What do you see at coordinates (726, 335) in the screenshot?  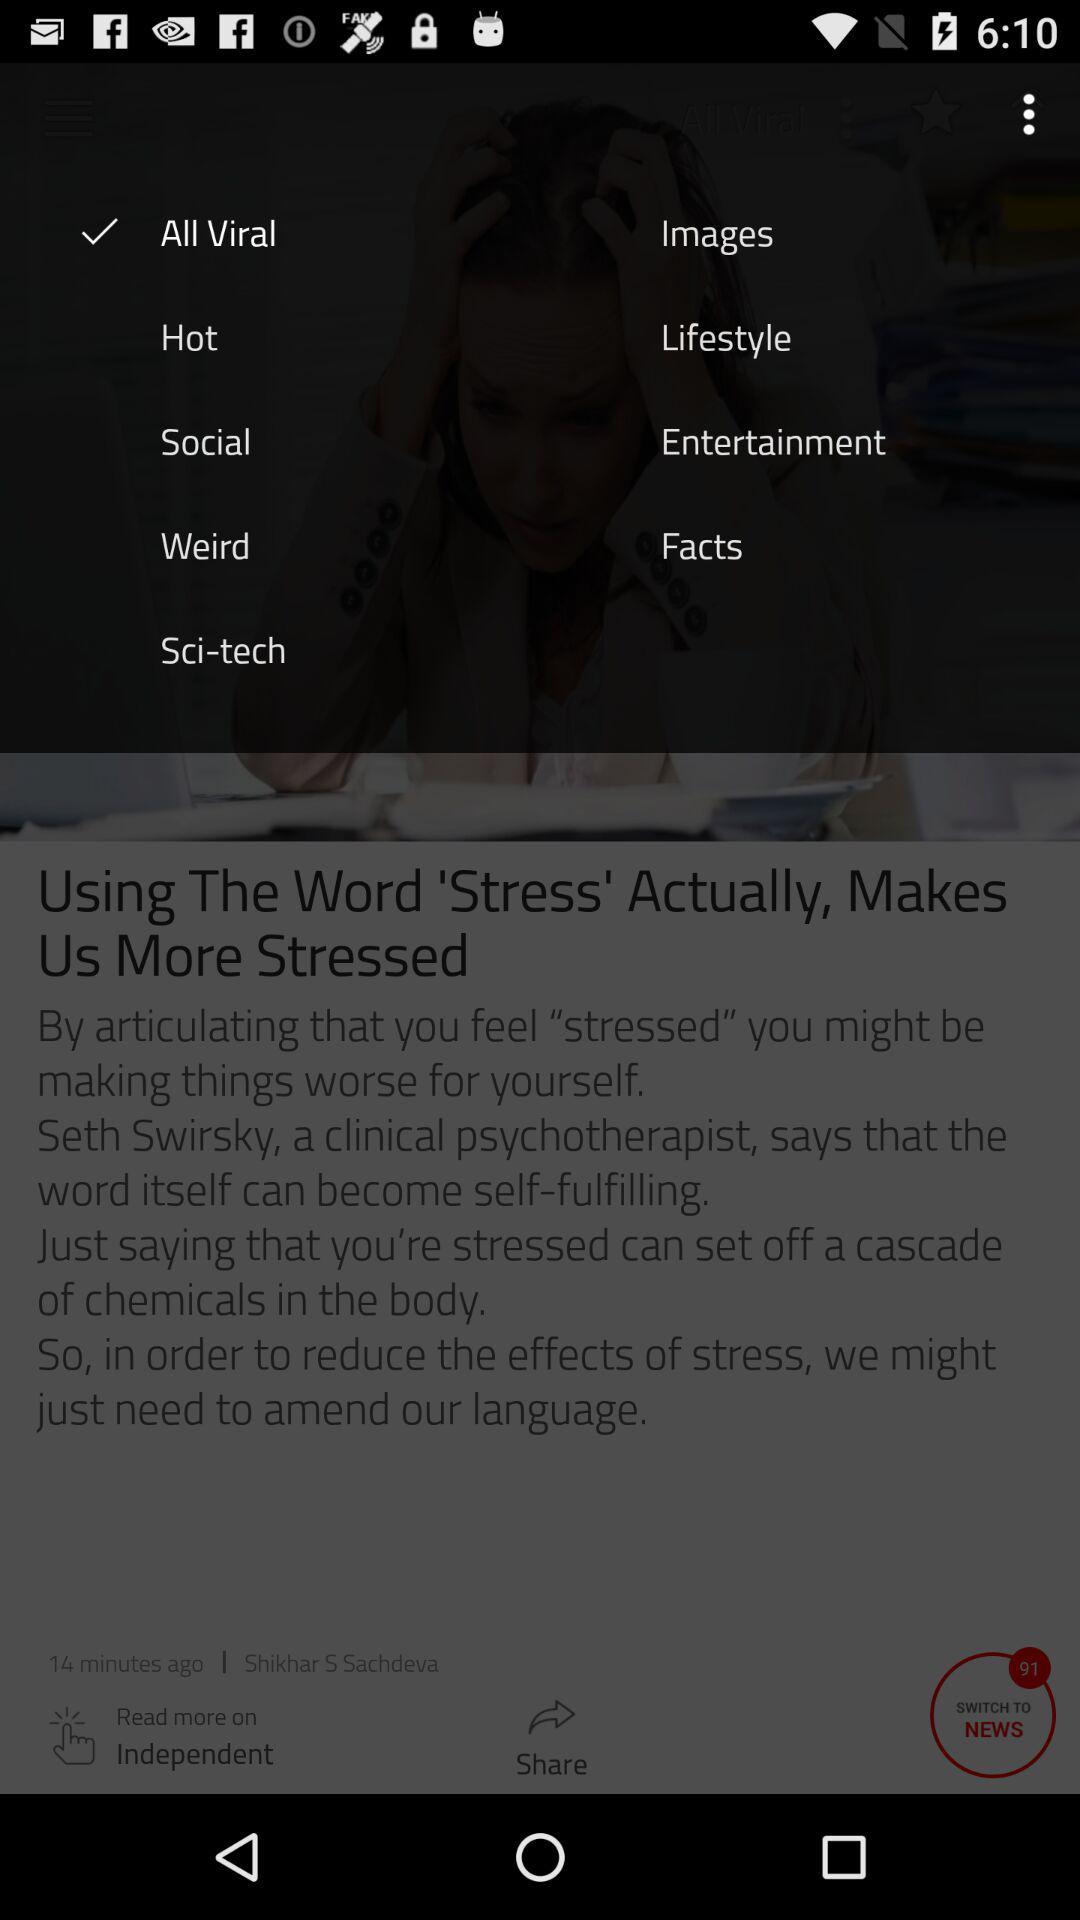 I see `the item next to the hot icon` at bounding box center [726, 335].